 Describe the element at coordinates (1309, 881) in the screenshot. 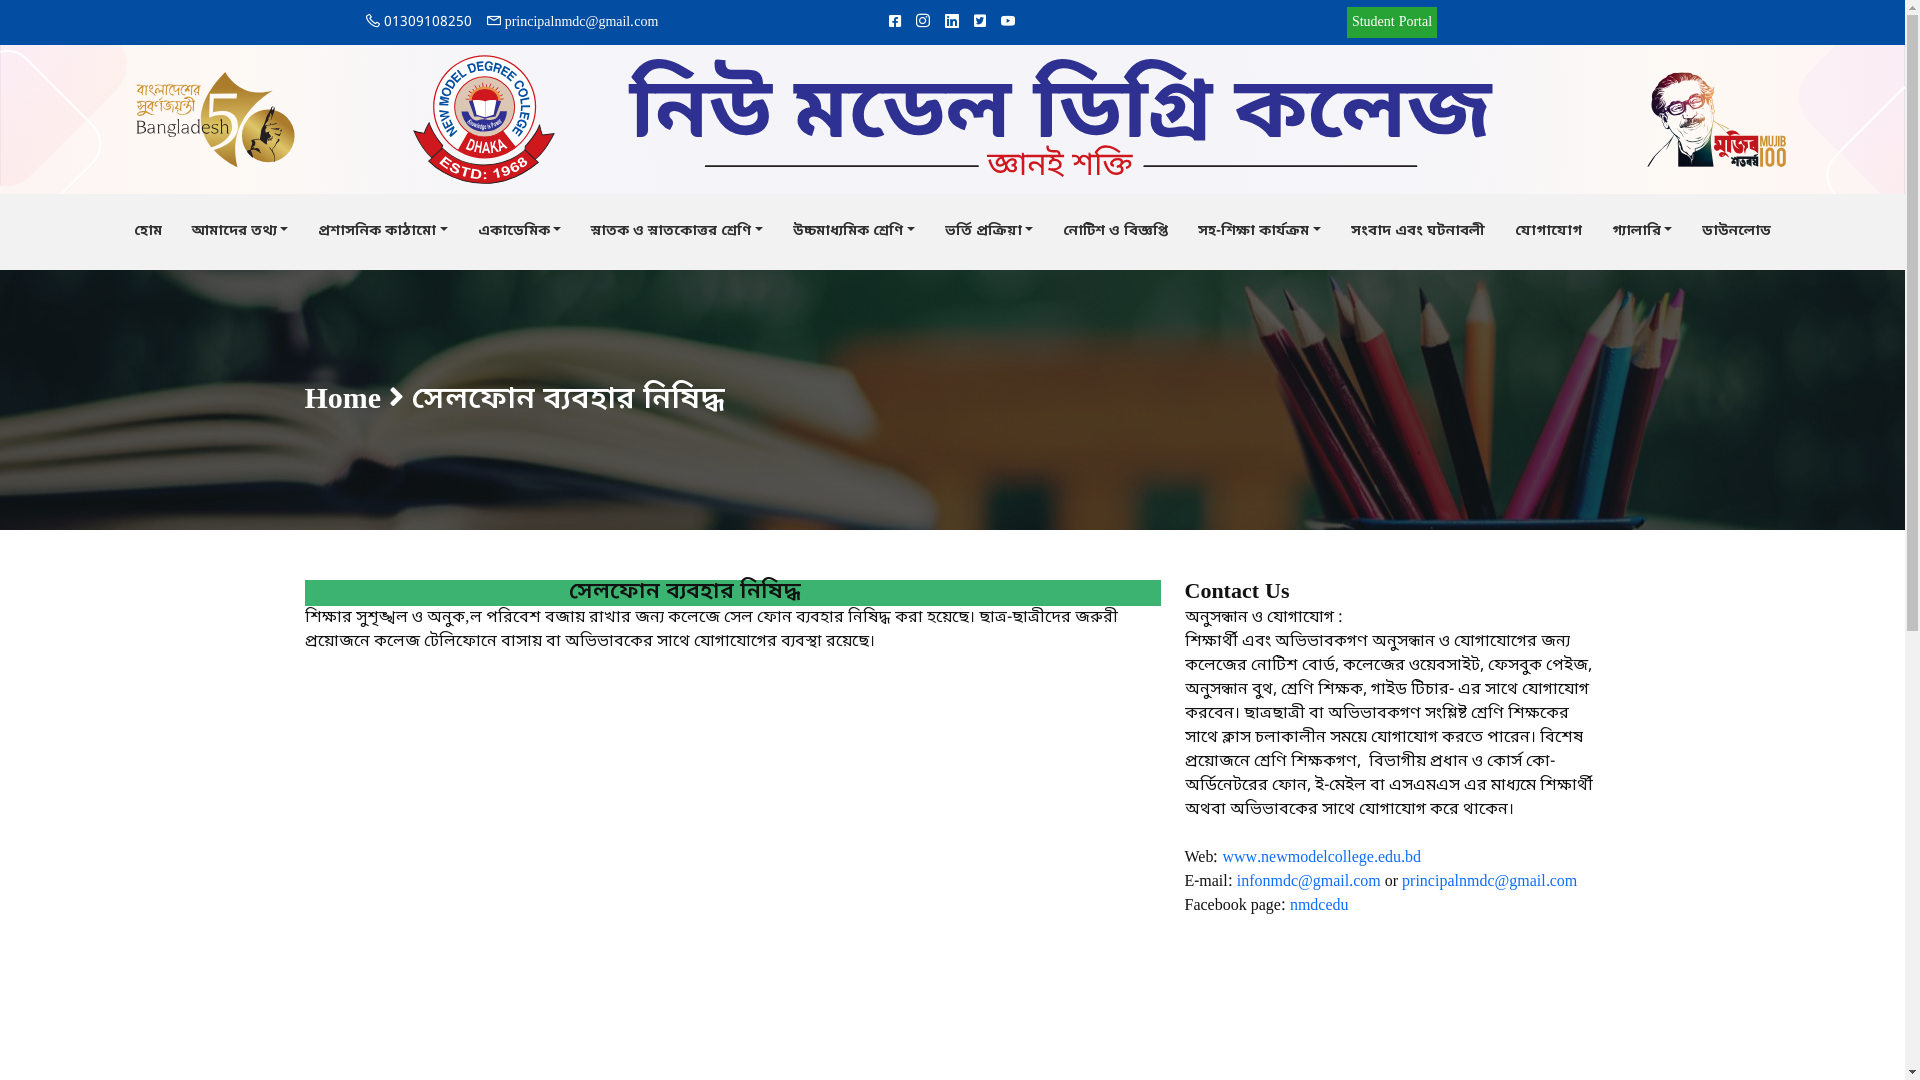

I see `'infonmdc@gmail.com'` at that location.